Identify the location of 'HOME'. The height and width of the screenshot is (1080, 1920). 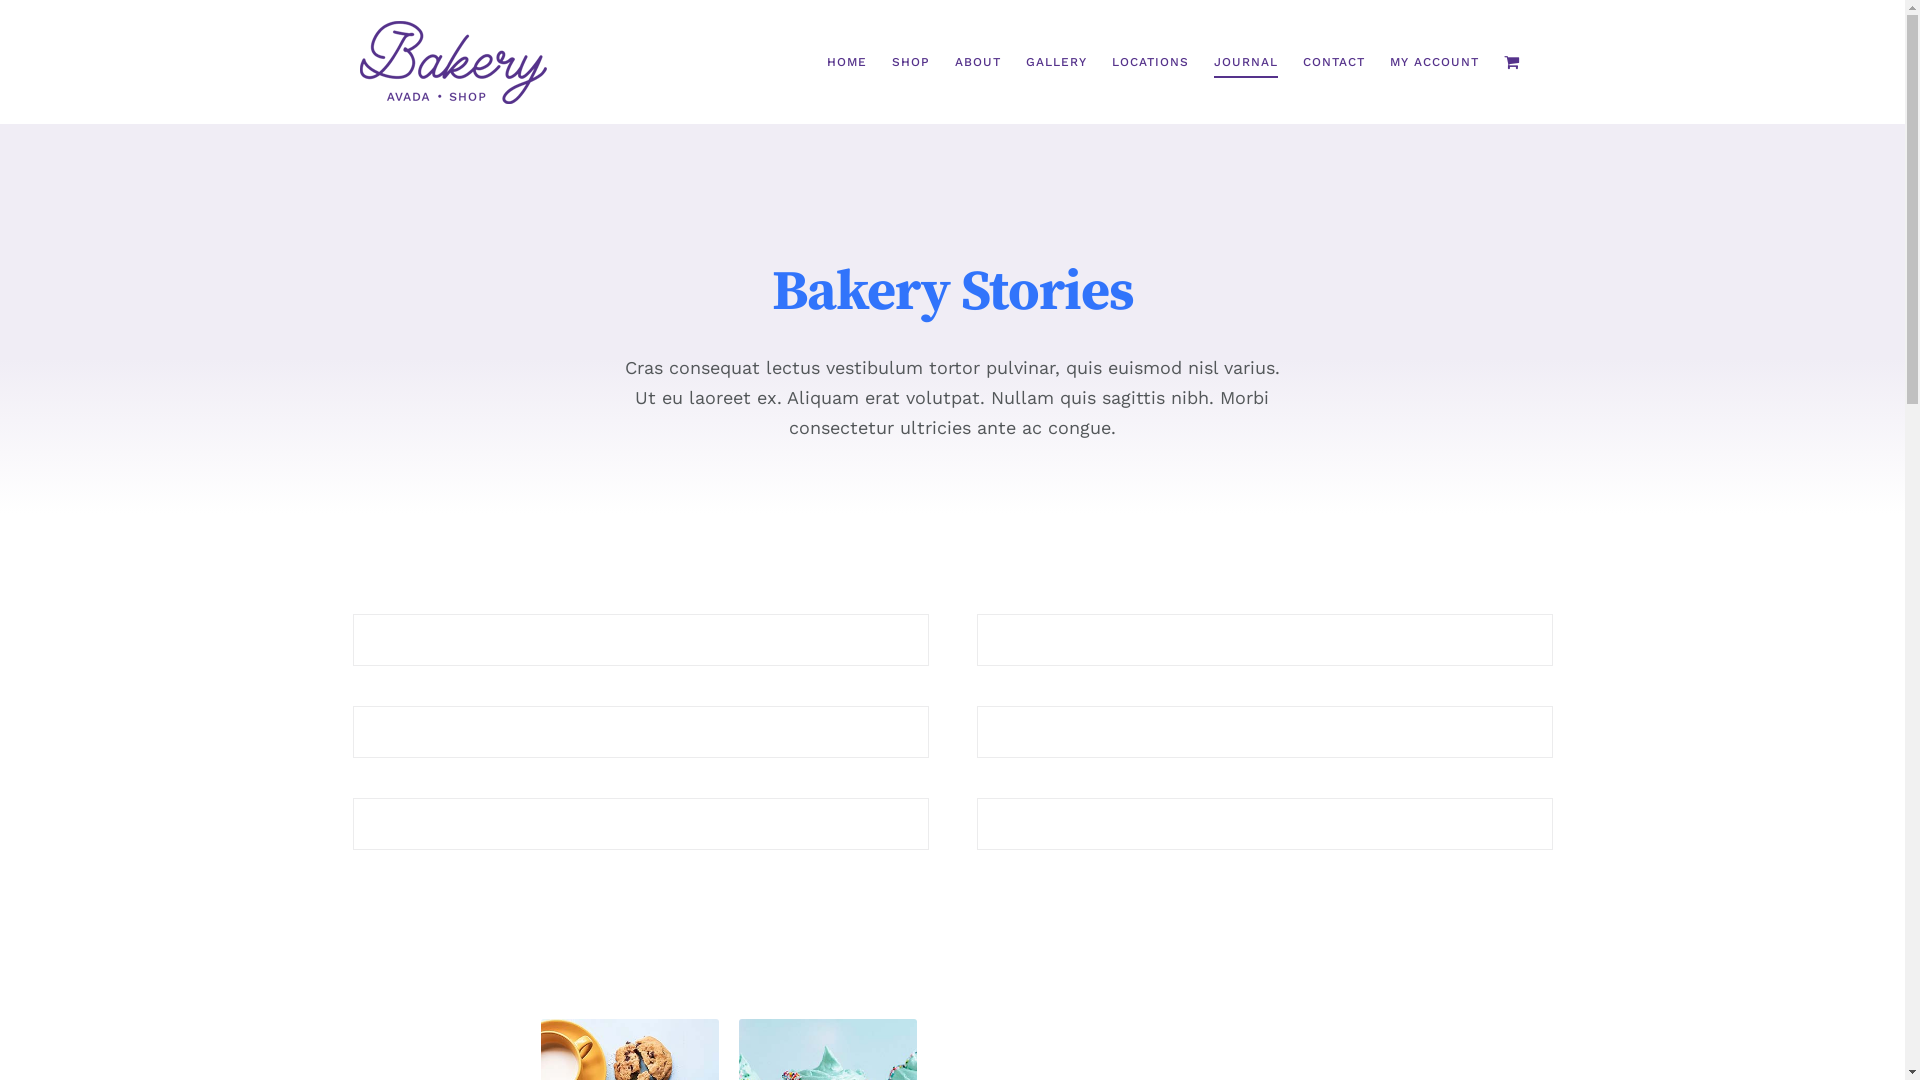
(845, 60).